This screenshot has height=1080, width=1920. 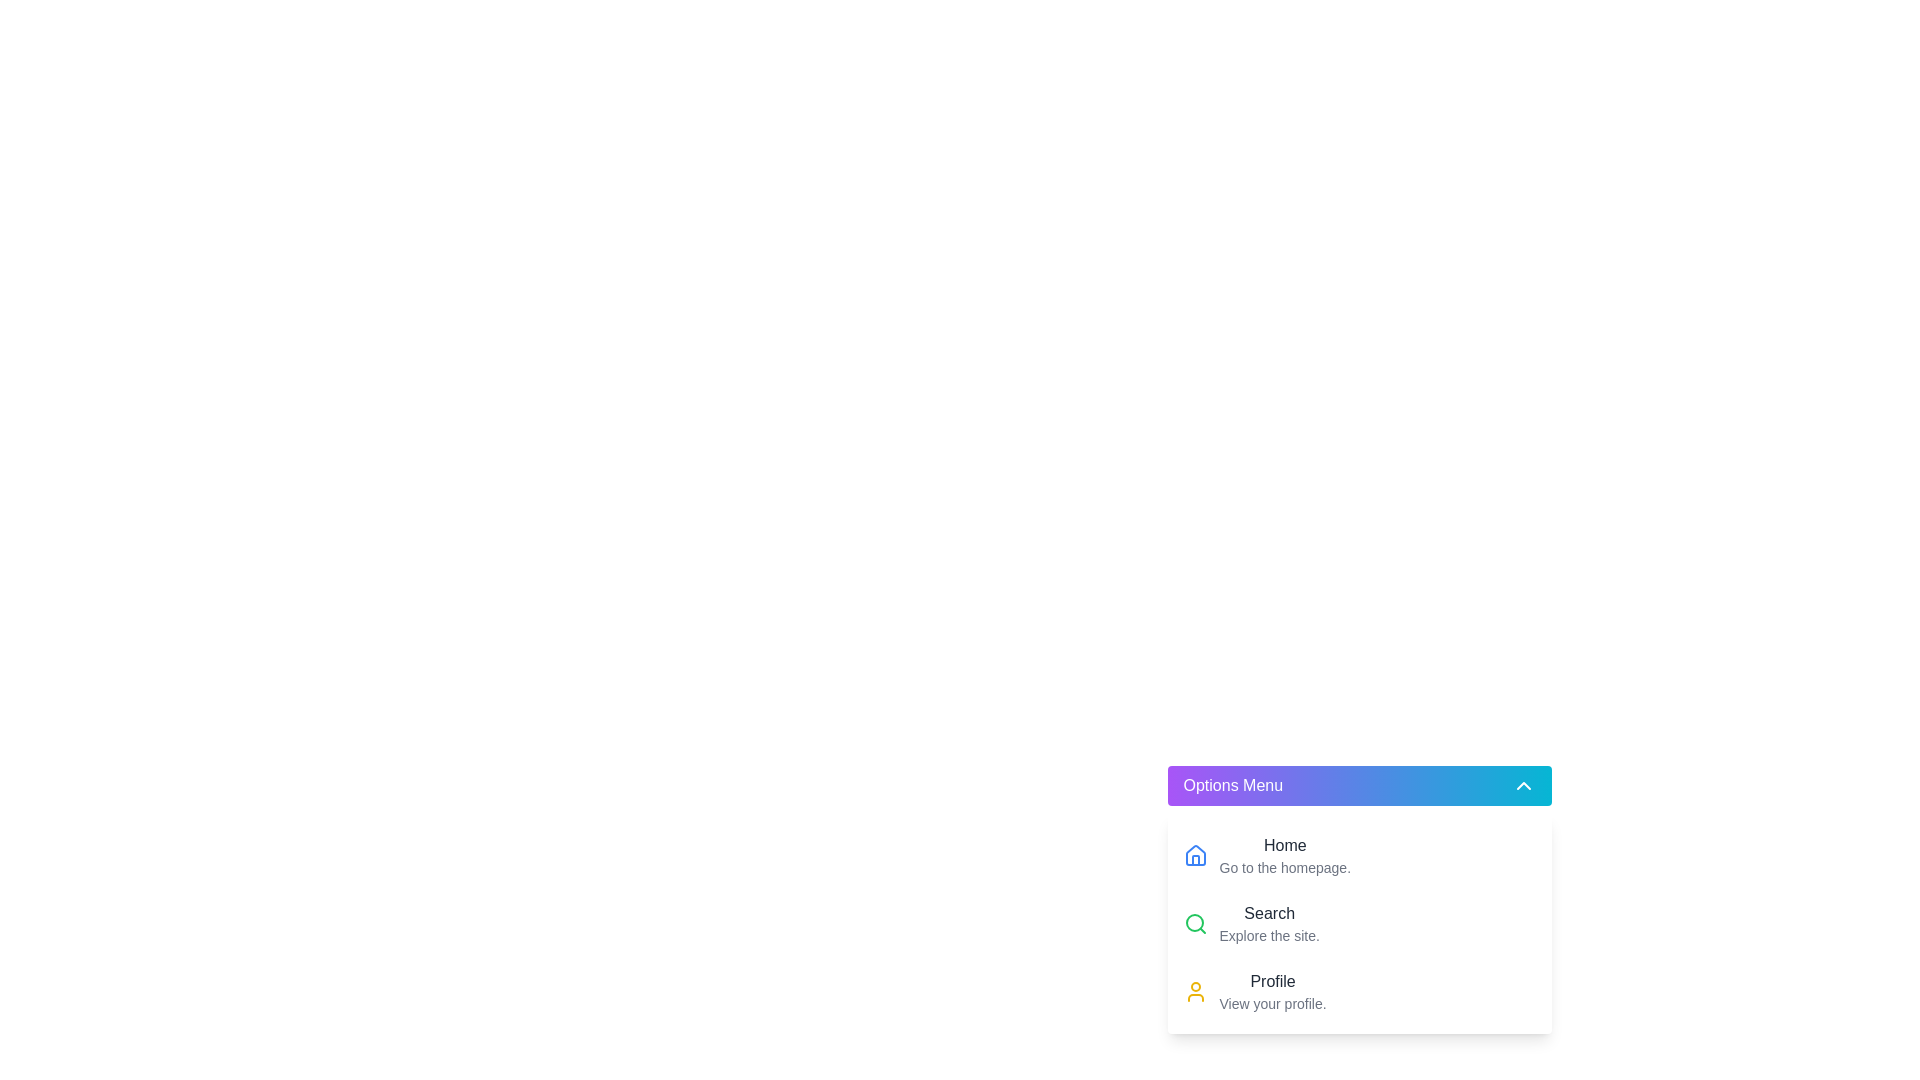 I want to click on the circular graphical element that forms part of the magnifying glass icon representing the 'Search' functionality in the top right section of the 'Options Menu', so click(x=1194, y=922).